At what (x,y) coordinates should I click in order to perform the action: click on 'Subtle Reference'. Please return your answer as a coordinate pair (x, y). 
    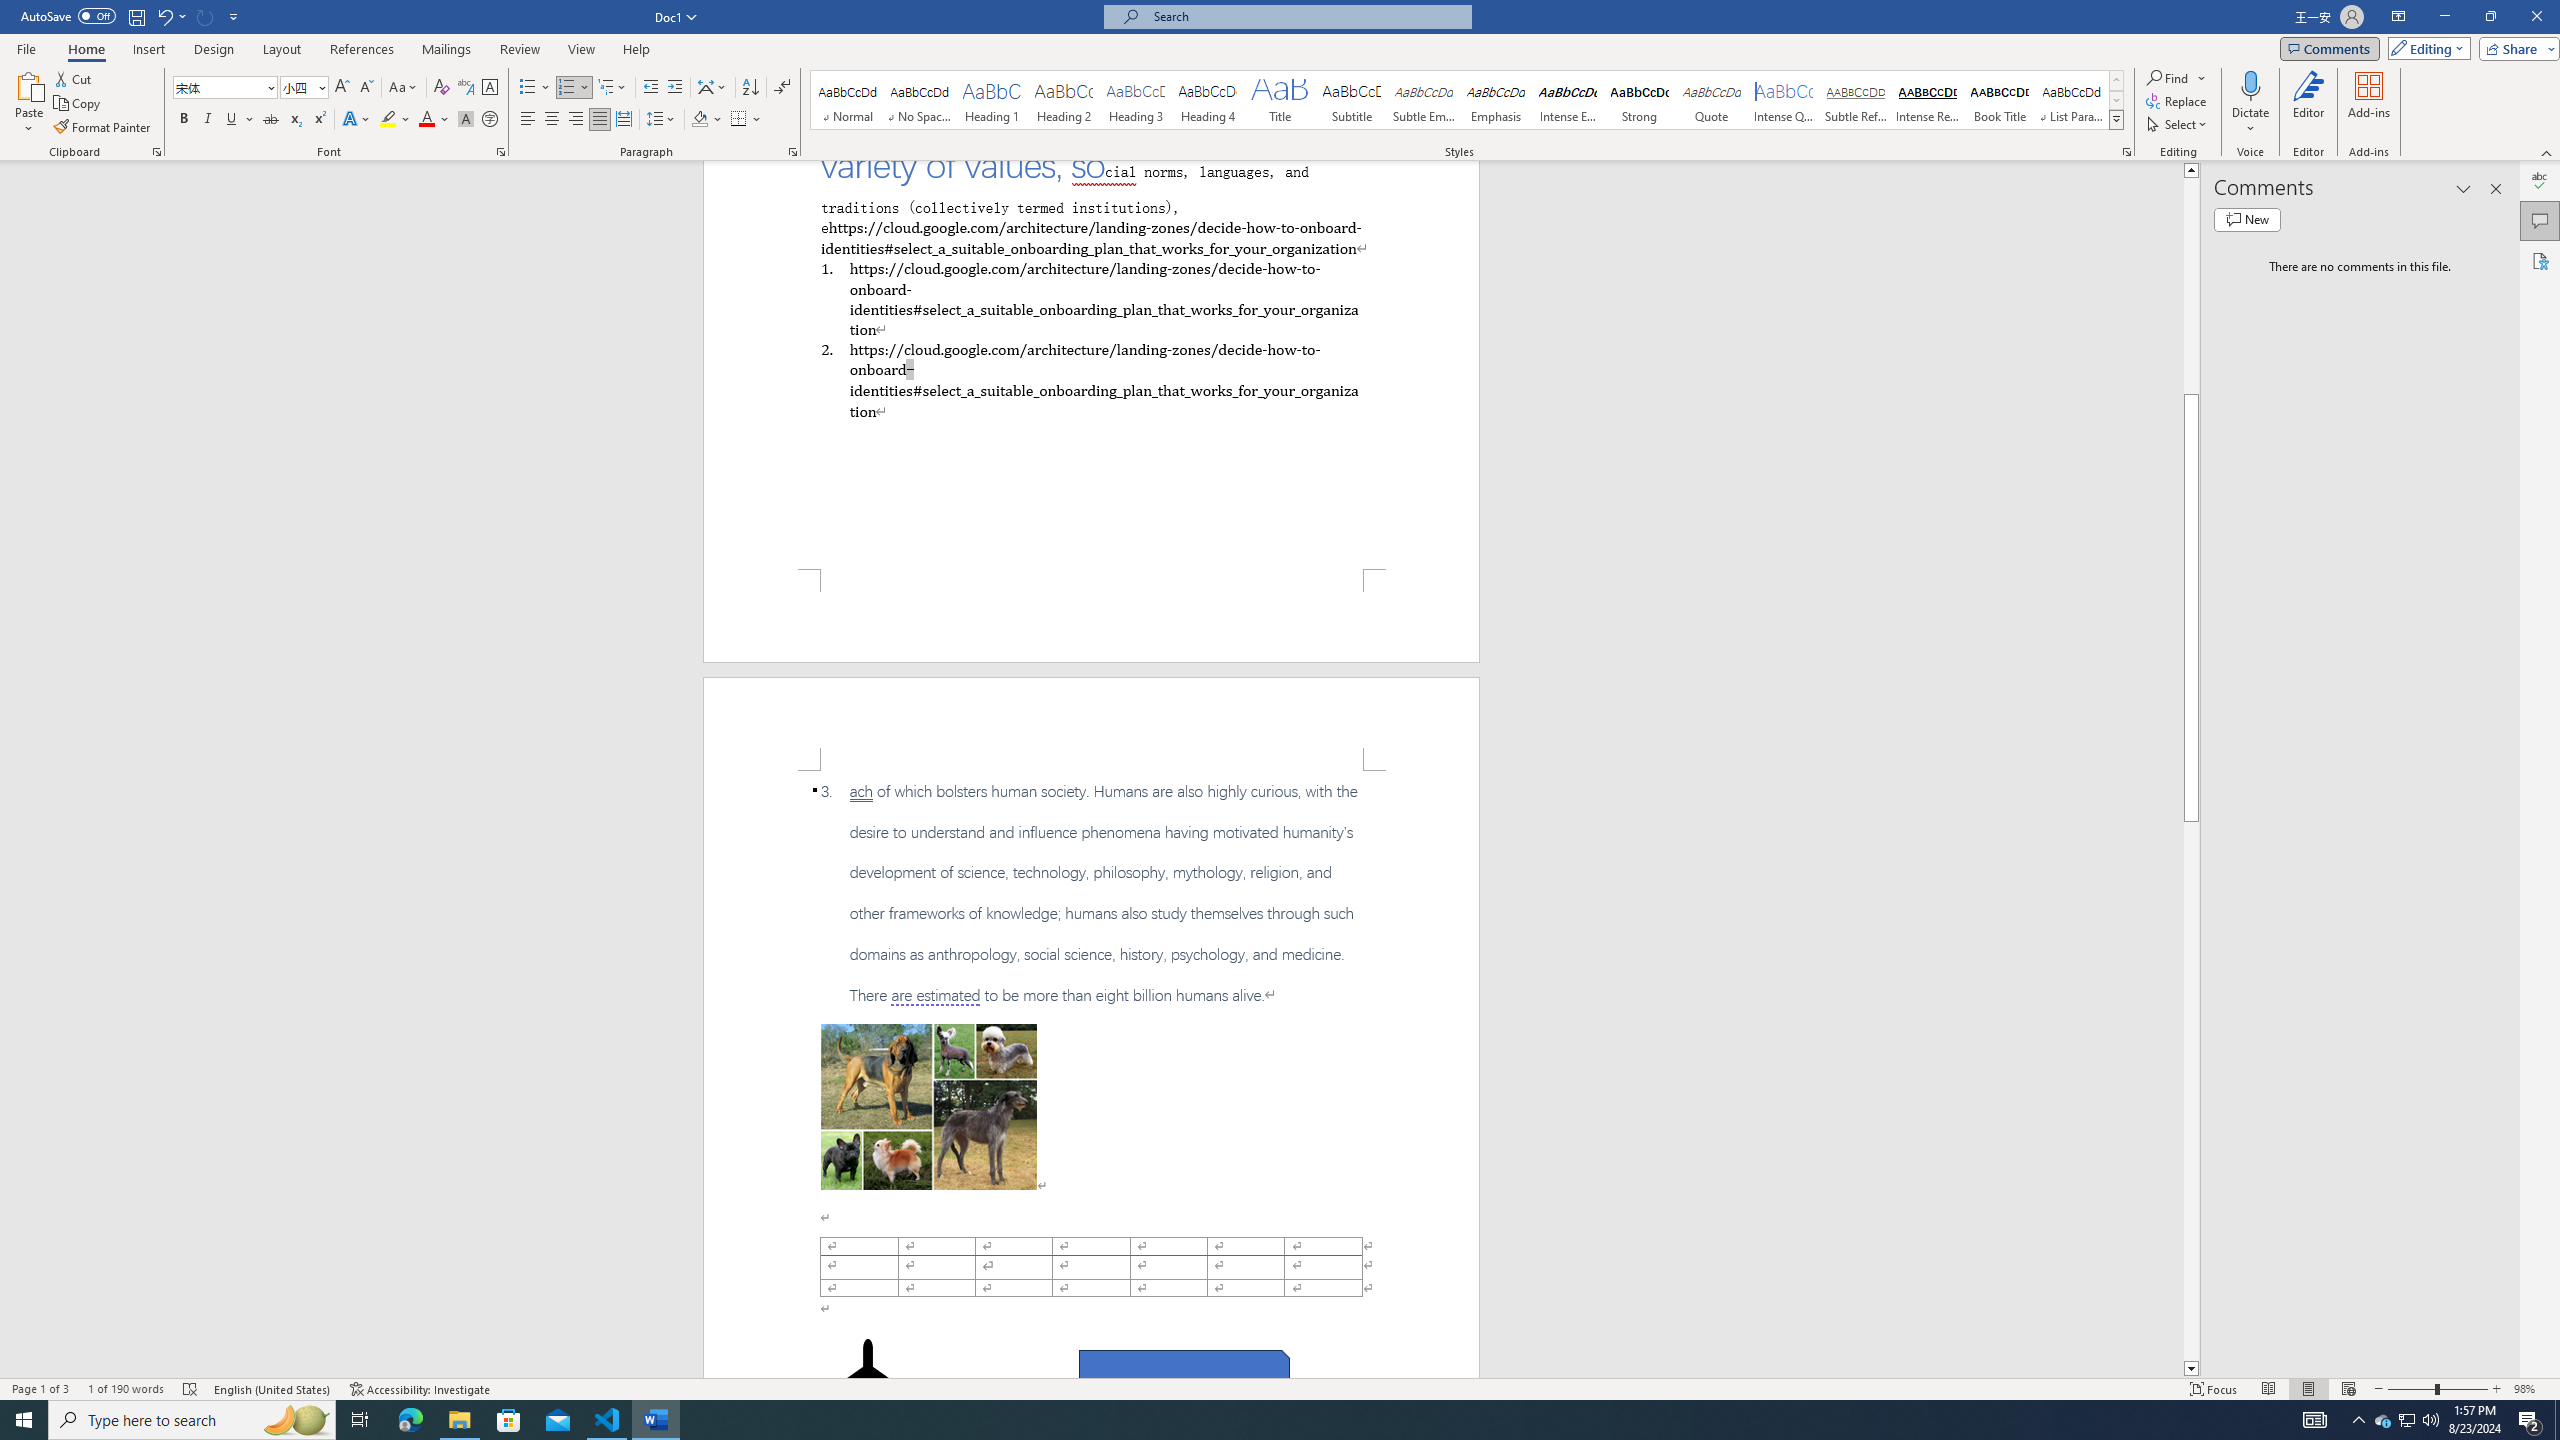
    Looking at the image, I should click on (1855, 99).